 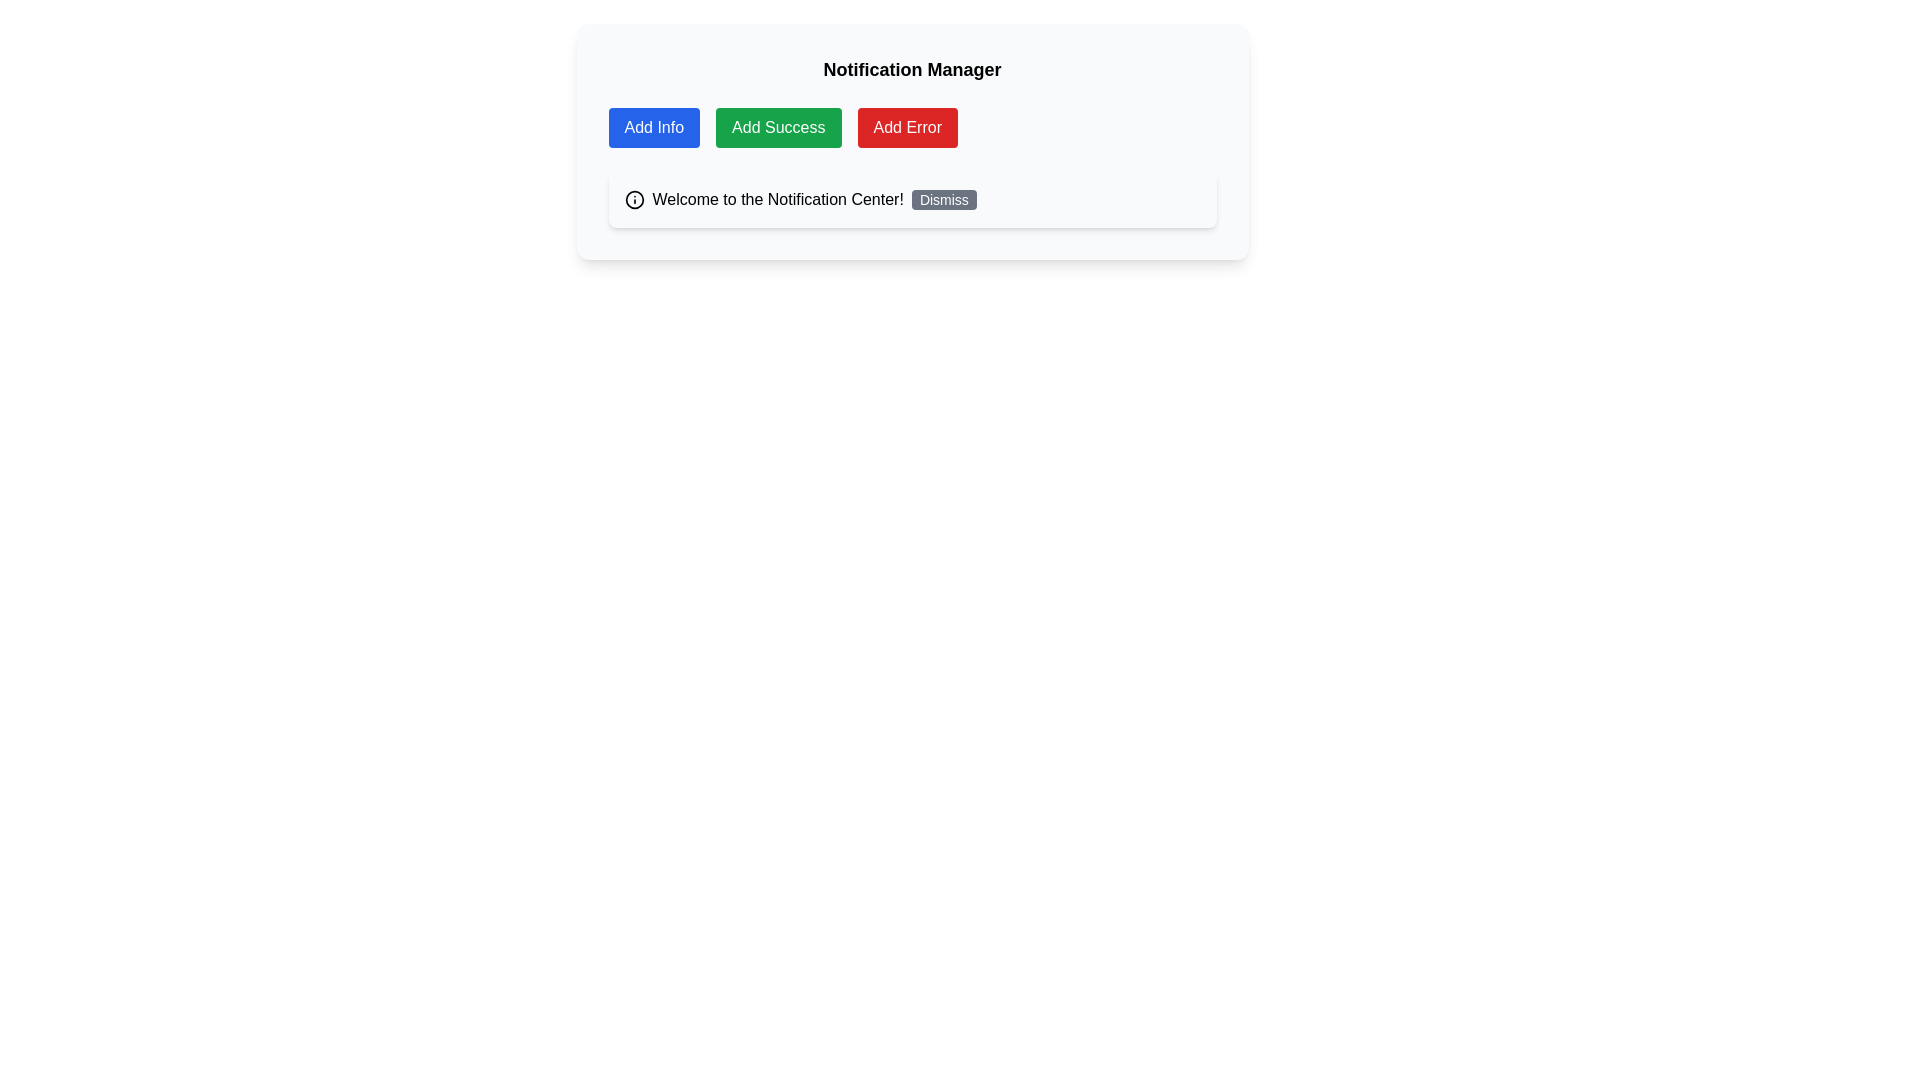 I want to click on the dismiss button located at the top-right corner of the notification message box that displays 'Welcome to the Notification Center!' to change its color, so click(x=943, y=200).